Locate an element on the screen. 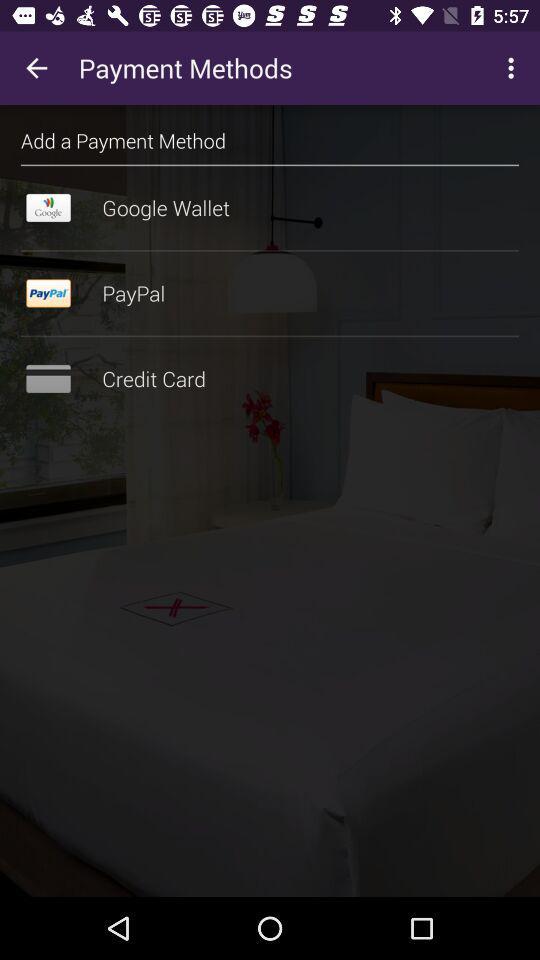  add a payment icon is located at coordinates (123, 139).